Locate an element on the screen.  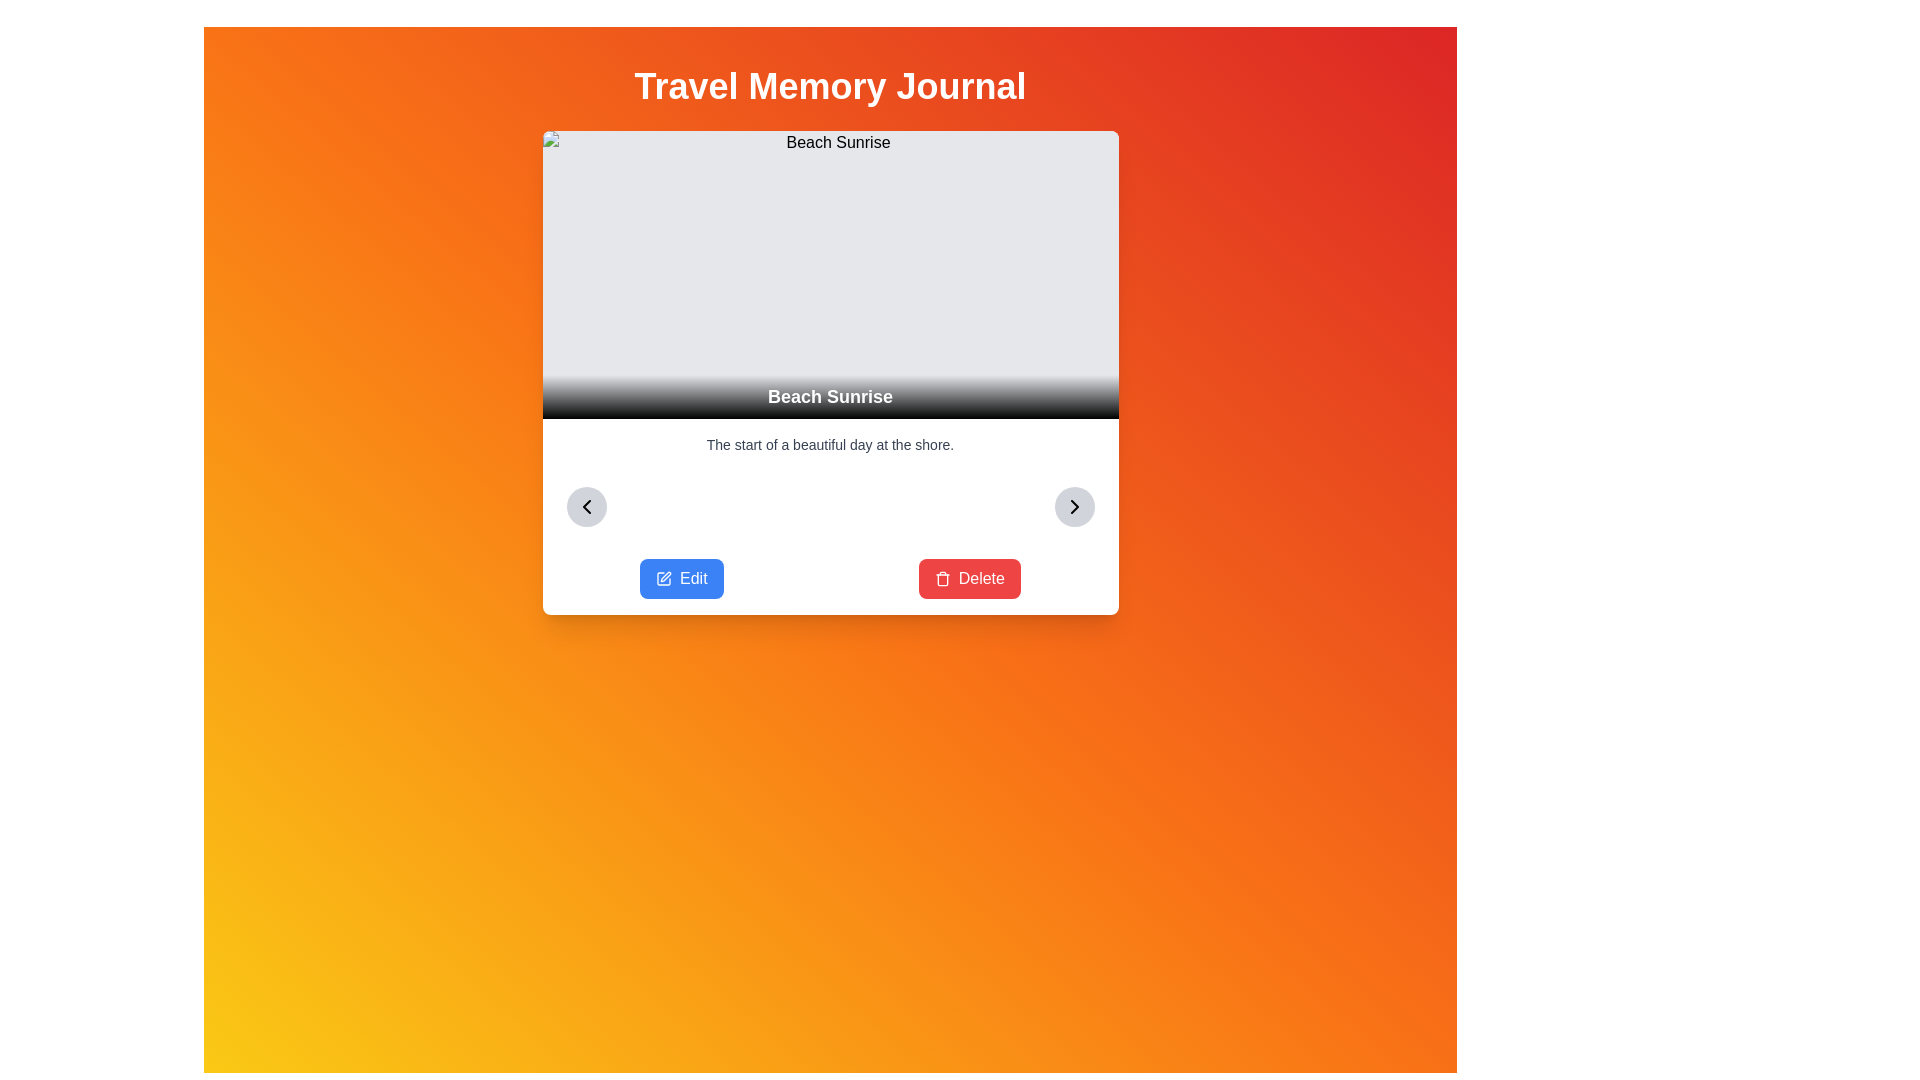
the blue 'Edit' button with white text and a pen icon is located at coordinates (681, 578).